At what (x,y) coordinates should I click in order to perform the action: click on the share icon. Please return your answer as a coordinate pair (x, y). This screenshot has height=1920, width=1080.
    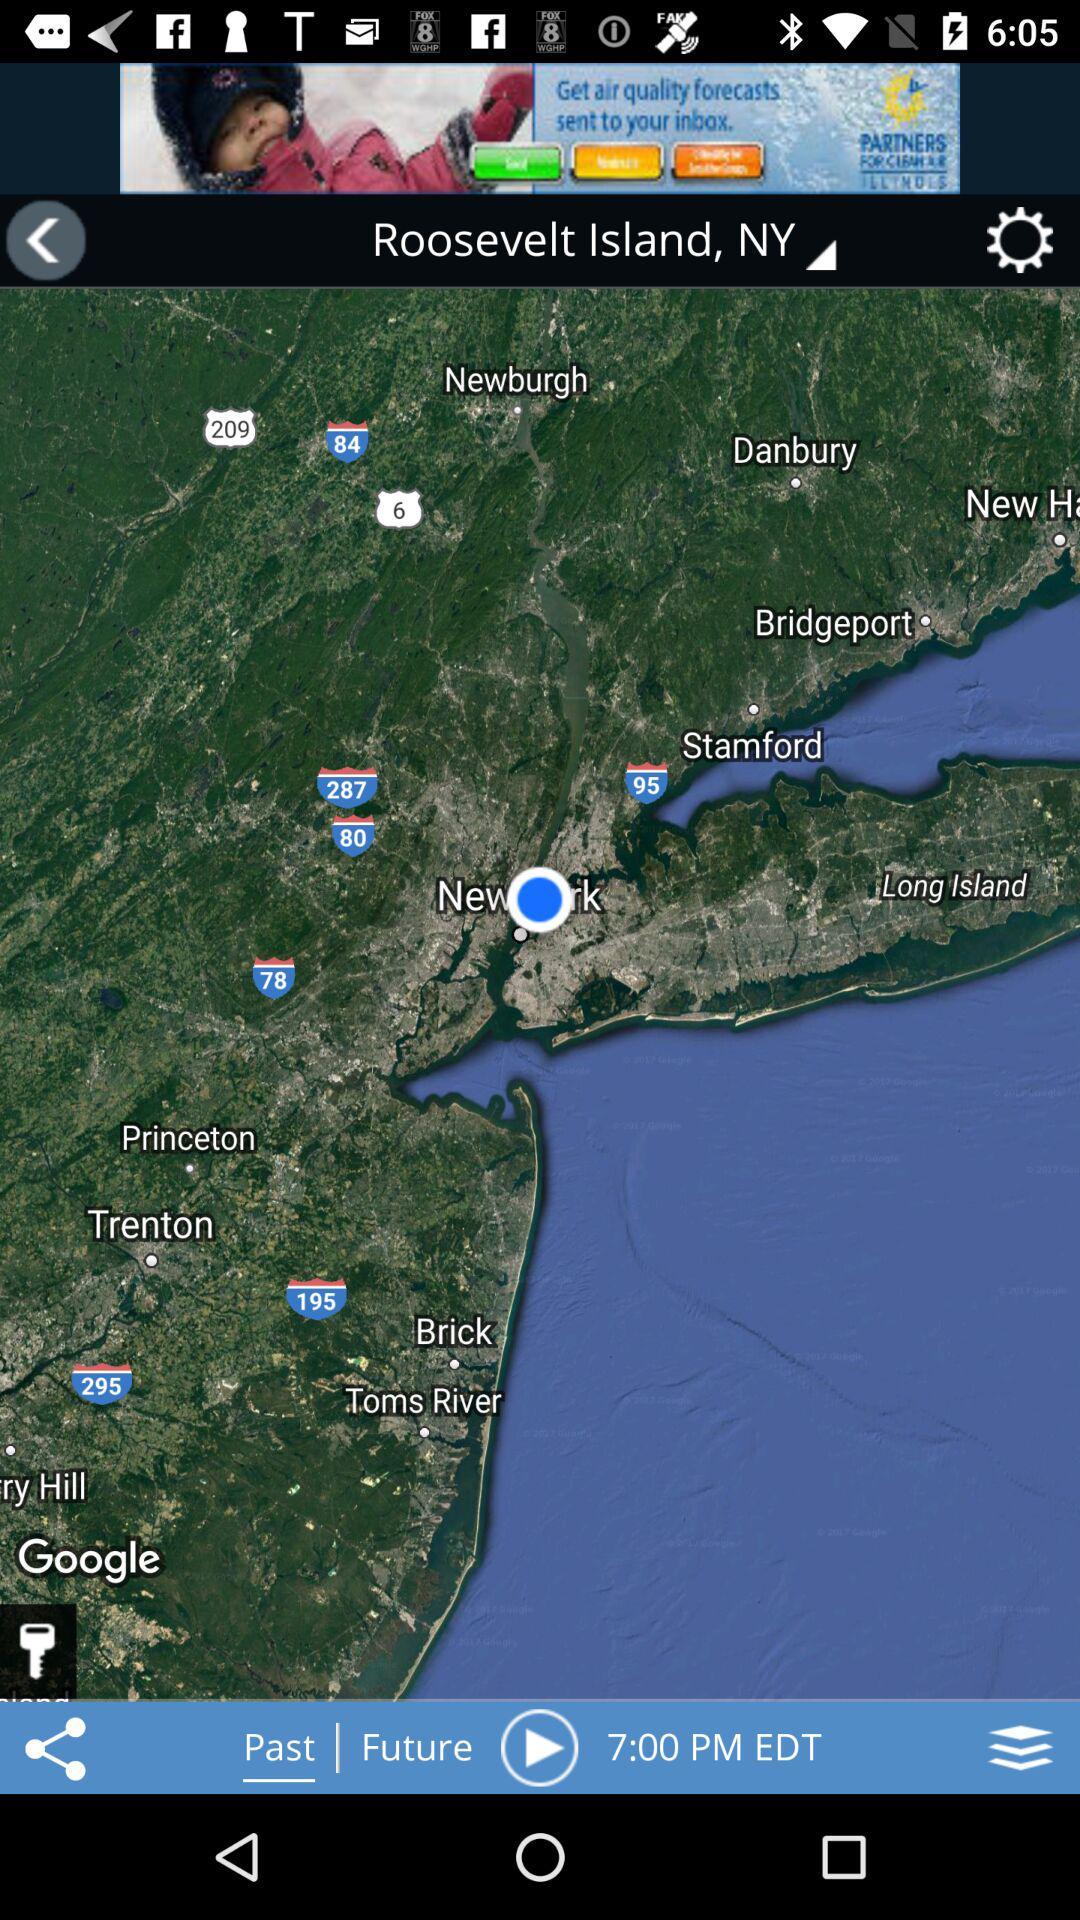
    Looking at the image, I should click on (58, 1746).